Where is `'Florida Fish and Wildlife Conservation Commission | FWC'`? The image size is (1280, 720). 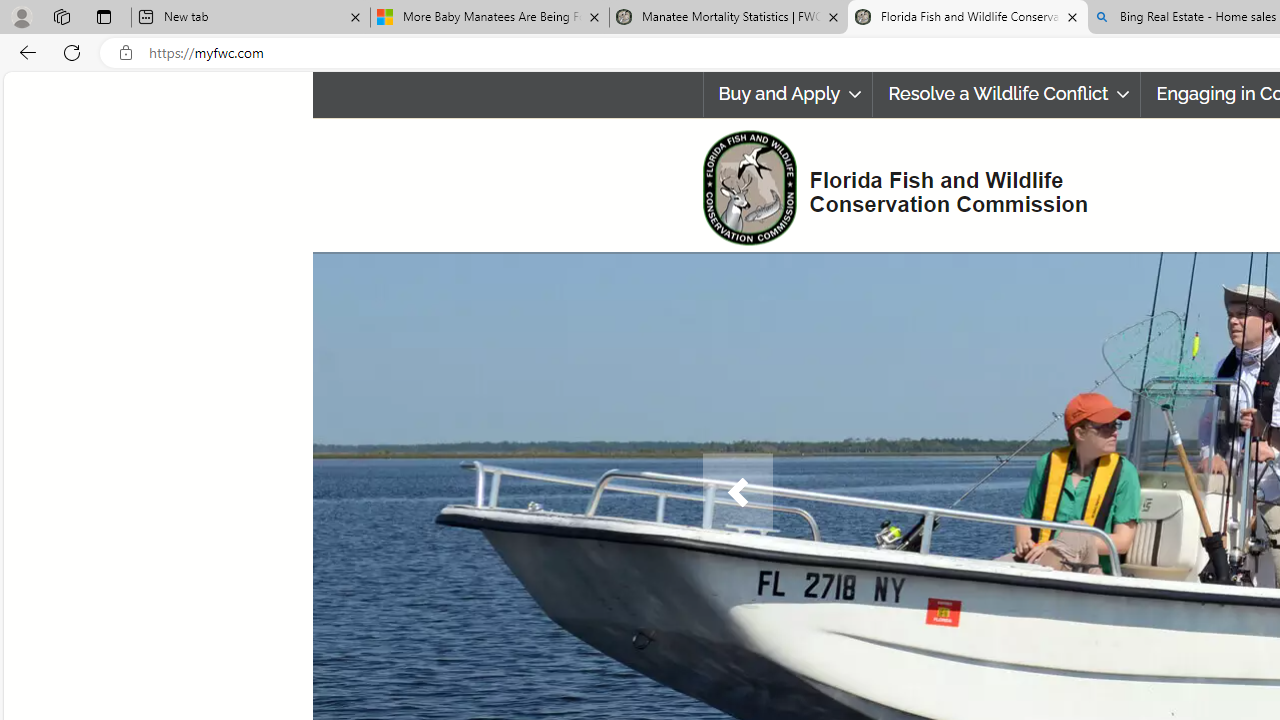
'Florida Fish and Wildlife Conservation Commission | FWC' is located at coordinates (967, 17).